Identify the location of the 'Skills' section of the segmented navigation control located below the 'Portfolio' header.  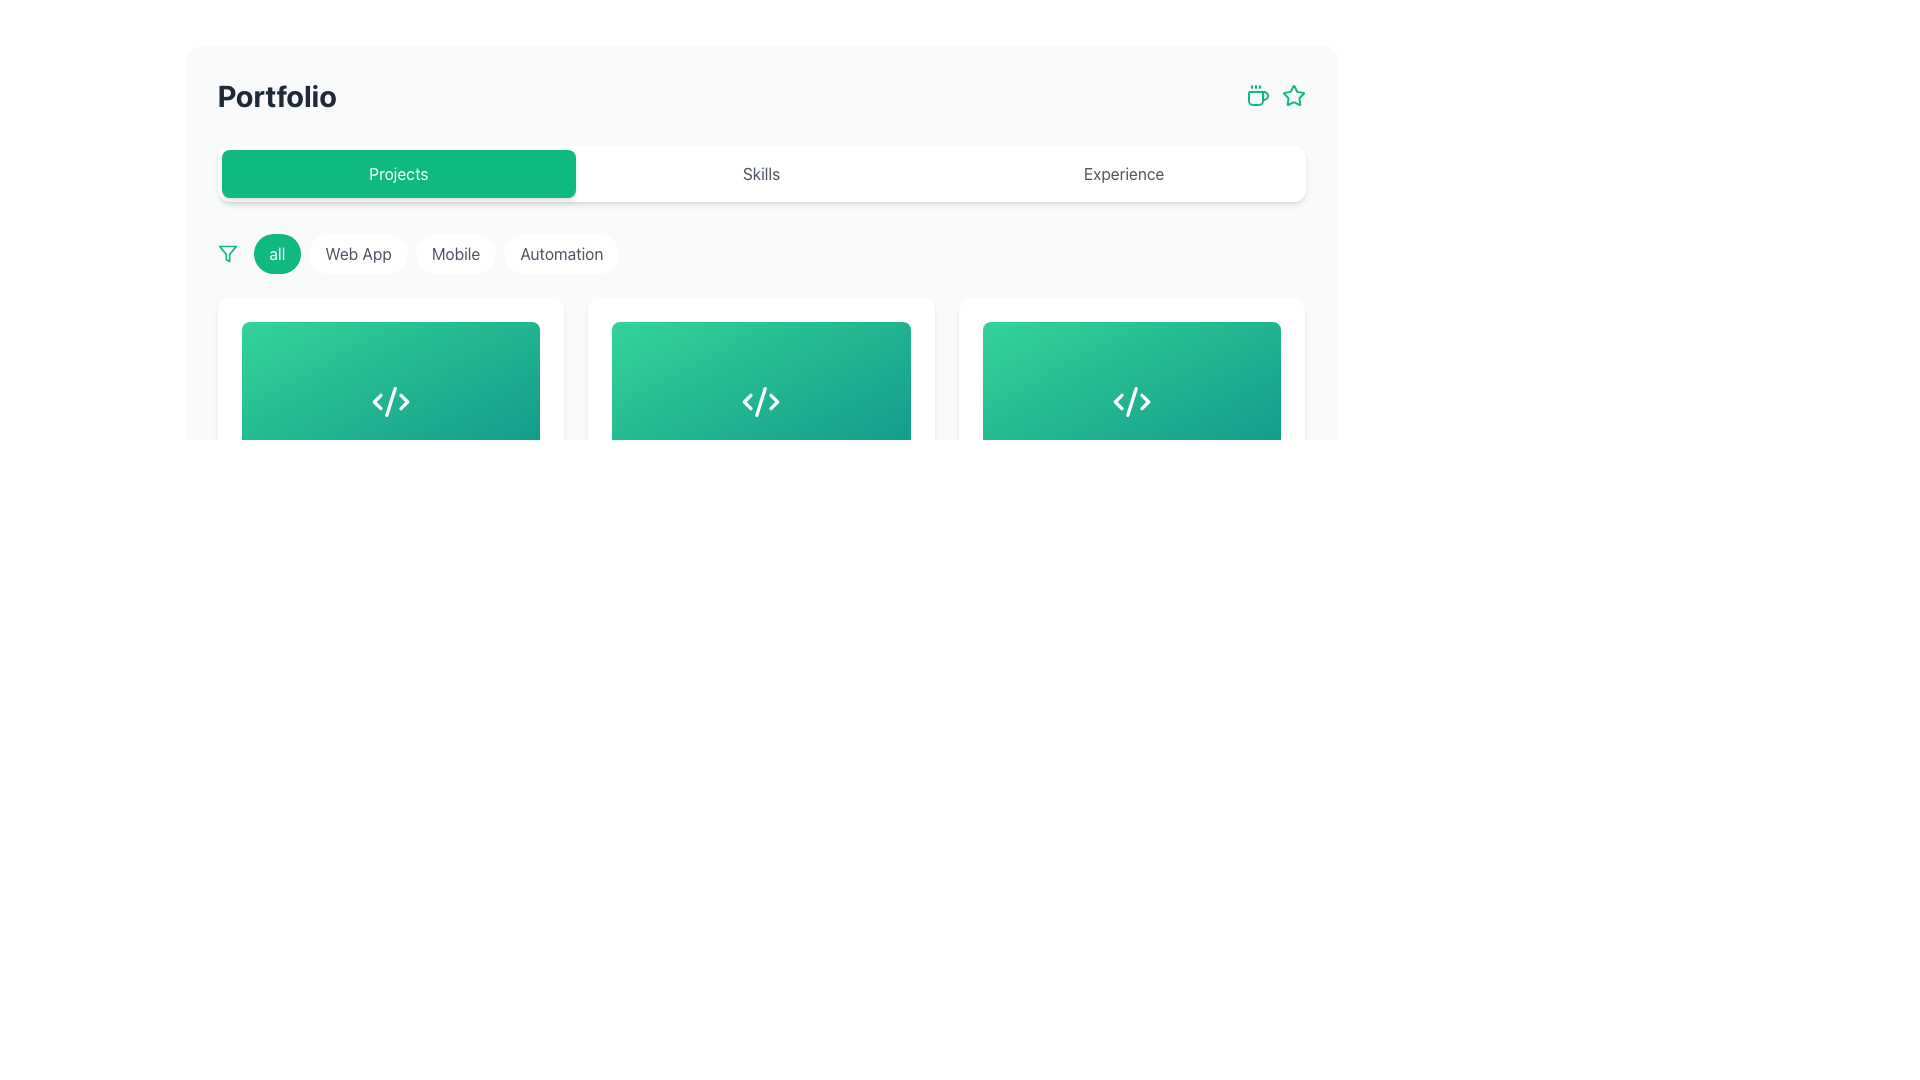
(760, 172).